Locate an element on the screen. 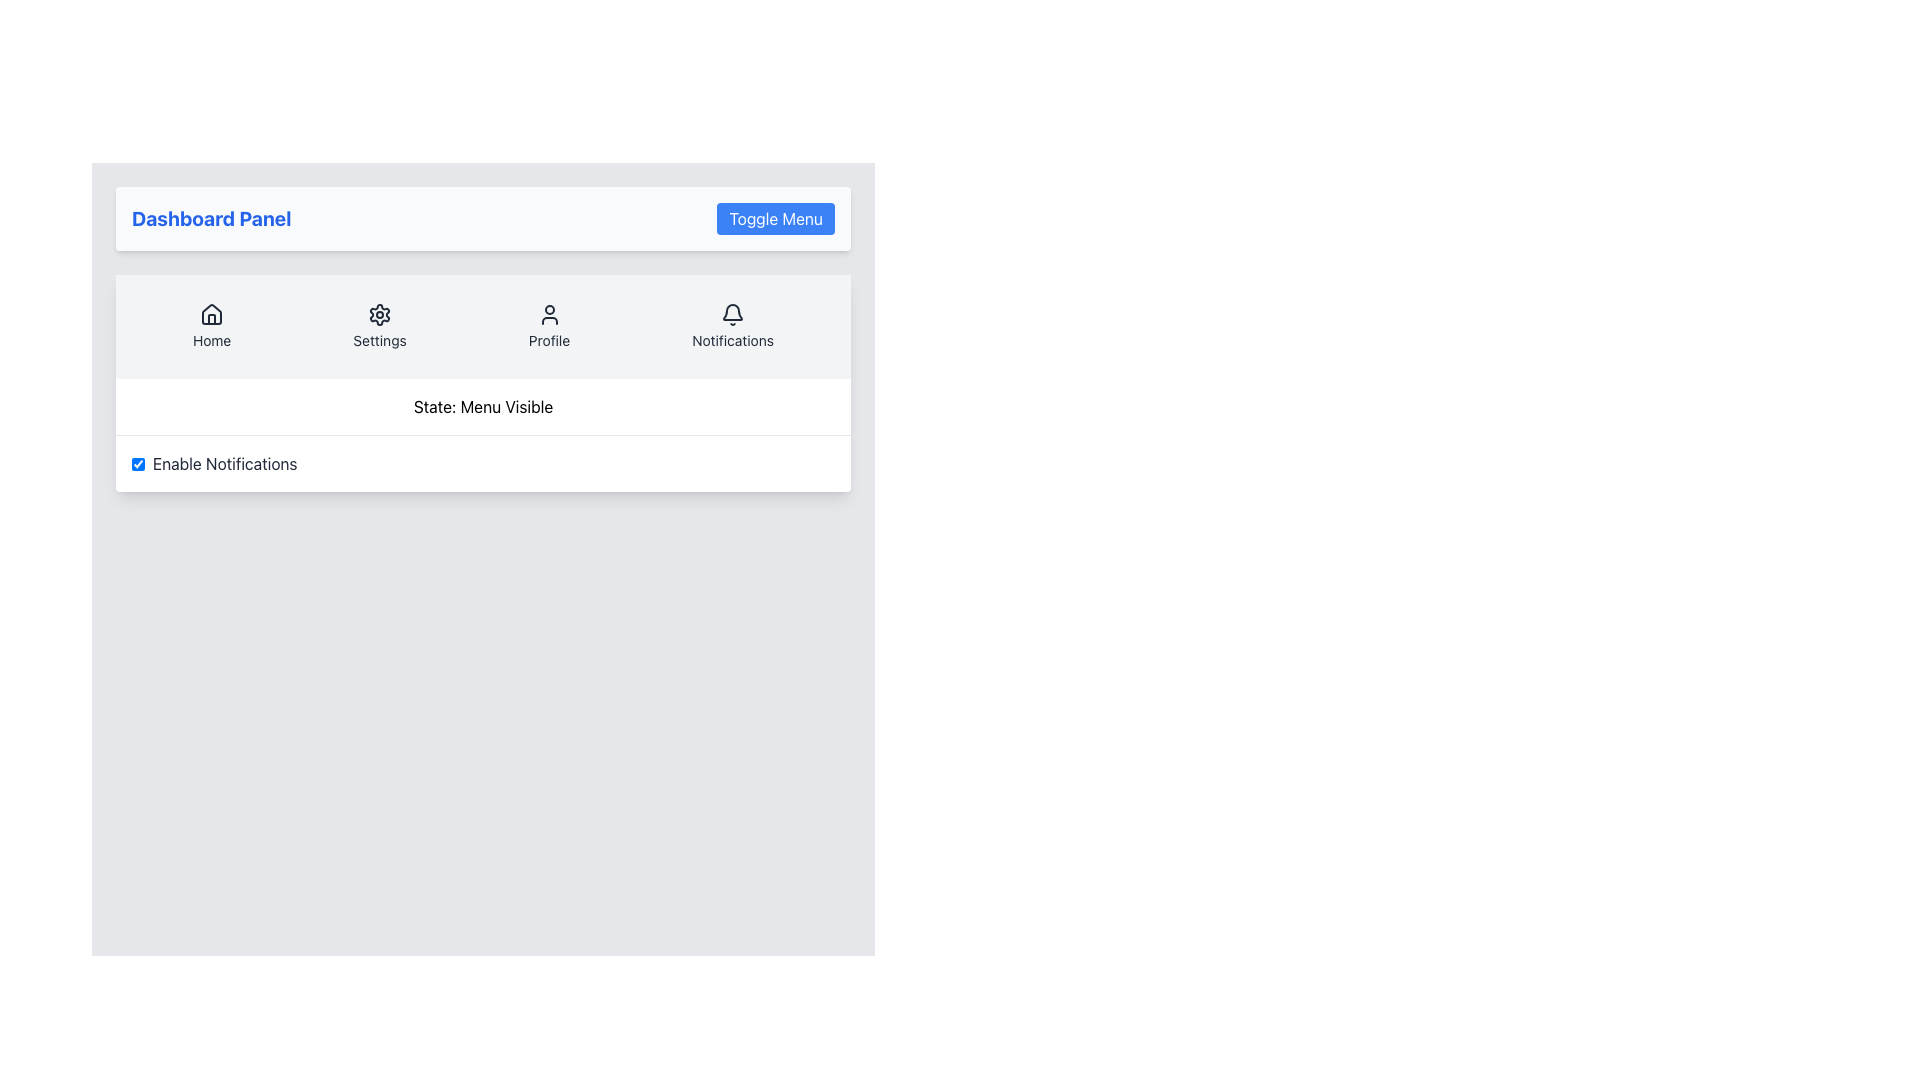  the navigational link with an icon and label located as the third item in the horizontal navigation menu is located at coordinates (549, 326).